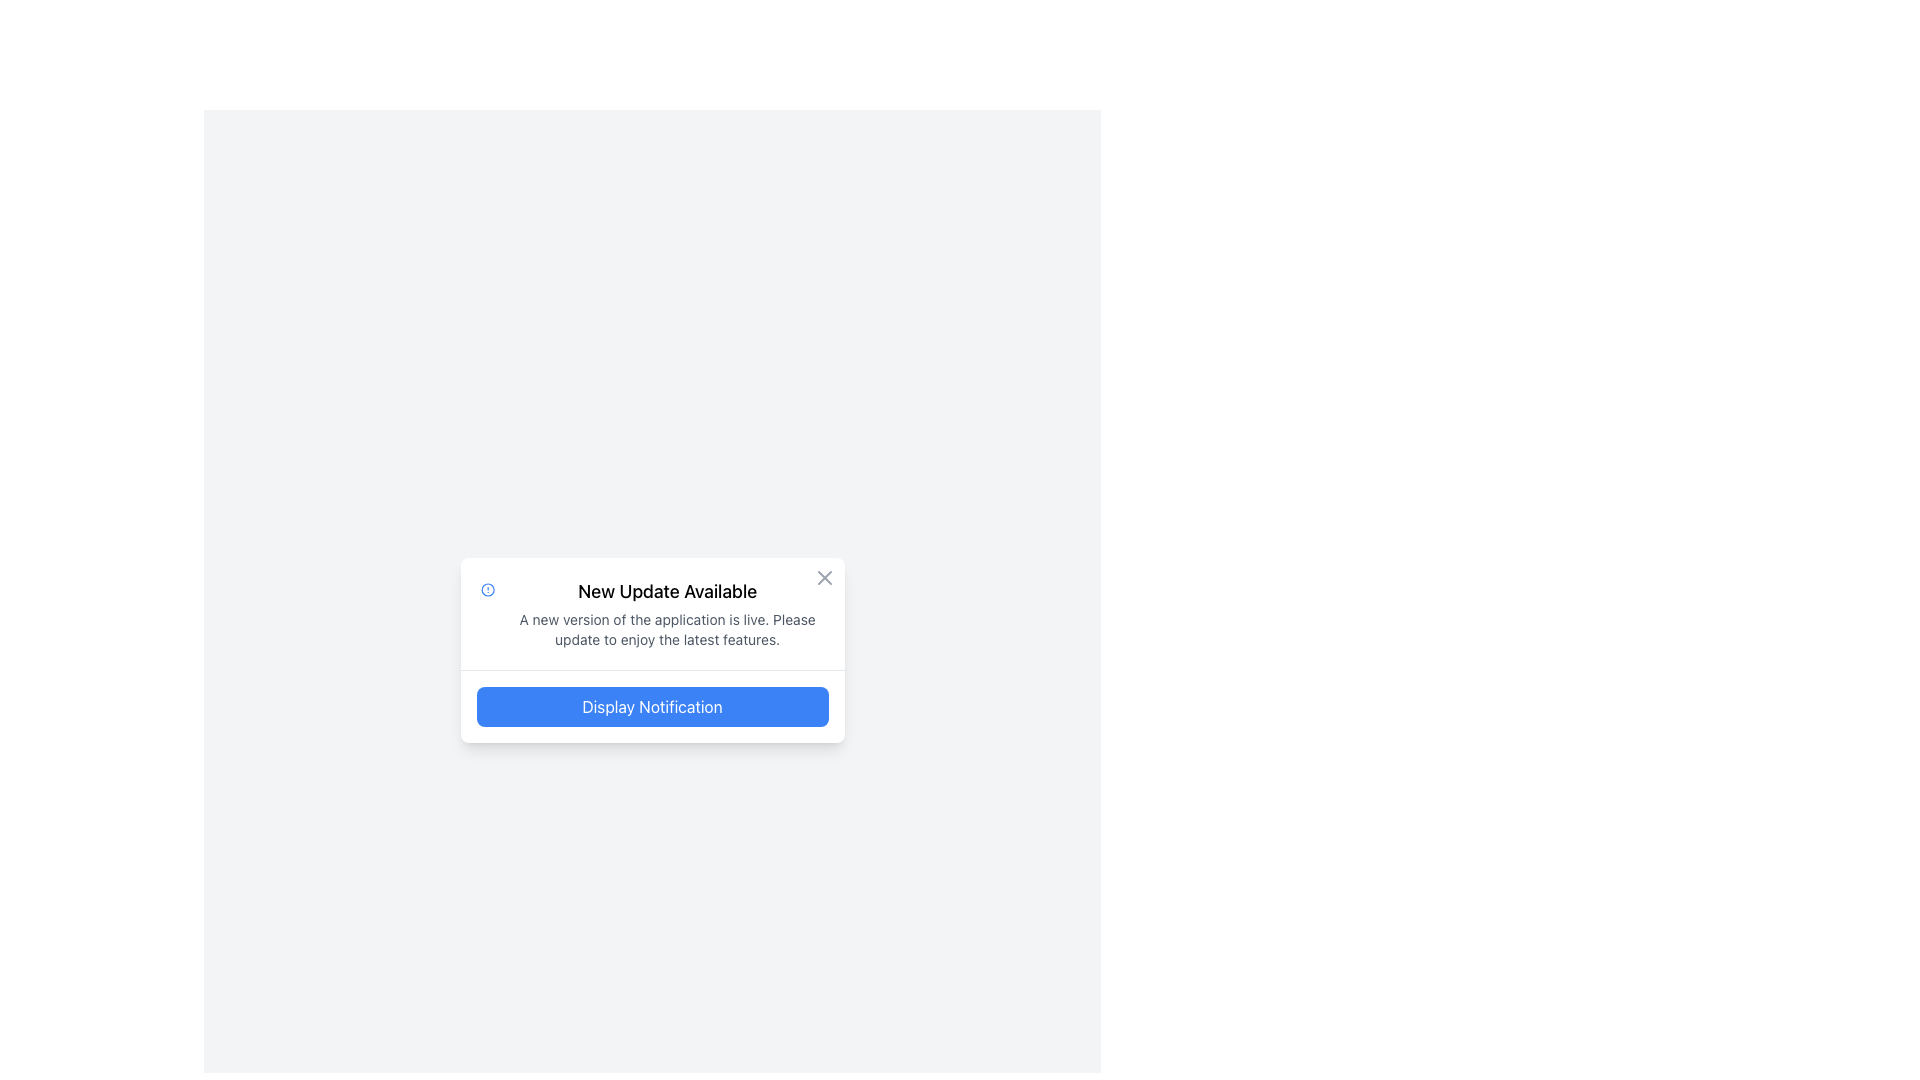 The width and height of the screenshot is (1920, 1080). Describe the element at coordinates (667, 628) in the screenshot. I see `the muted gray text label that communicates the new version of the application being live, located directly below the 'New Update Available' header in the modal dialog` at that location.